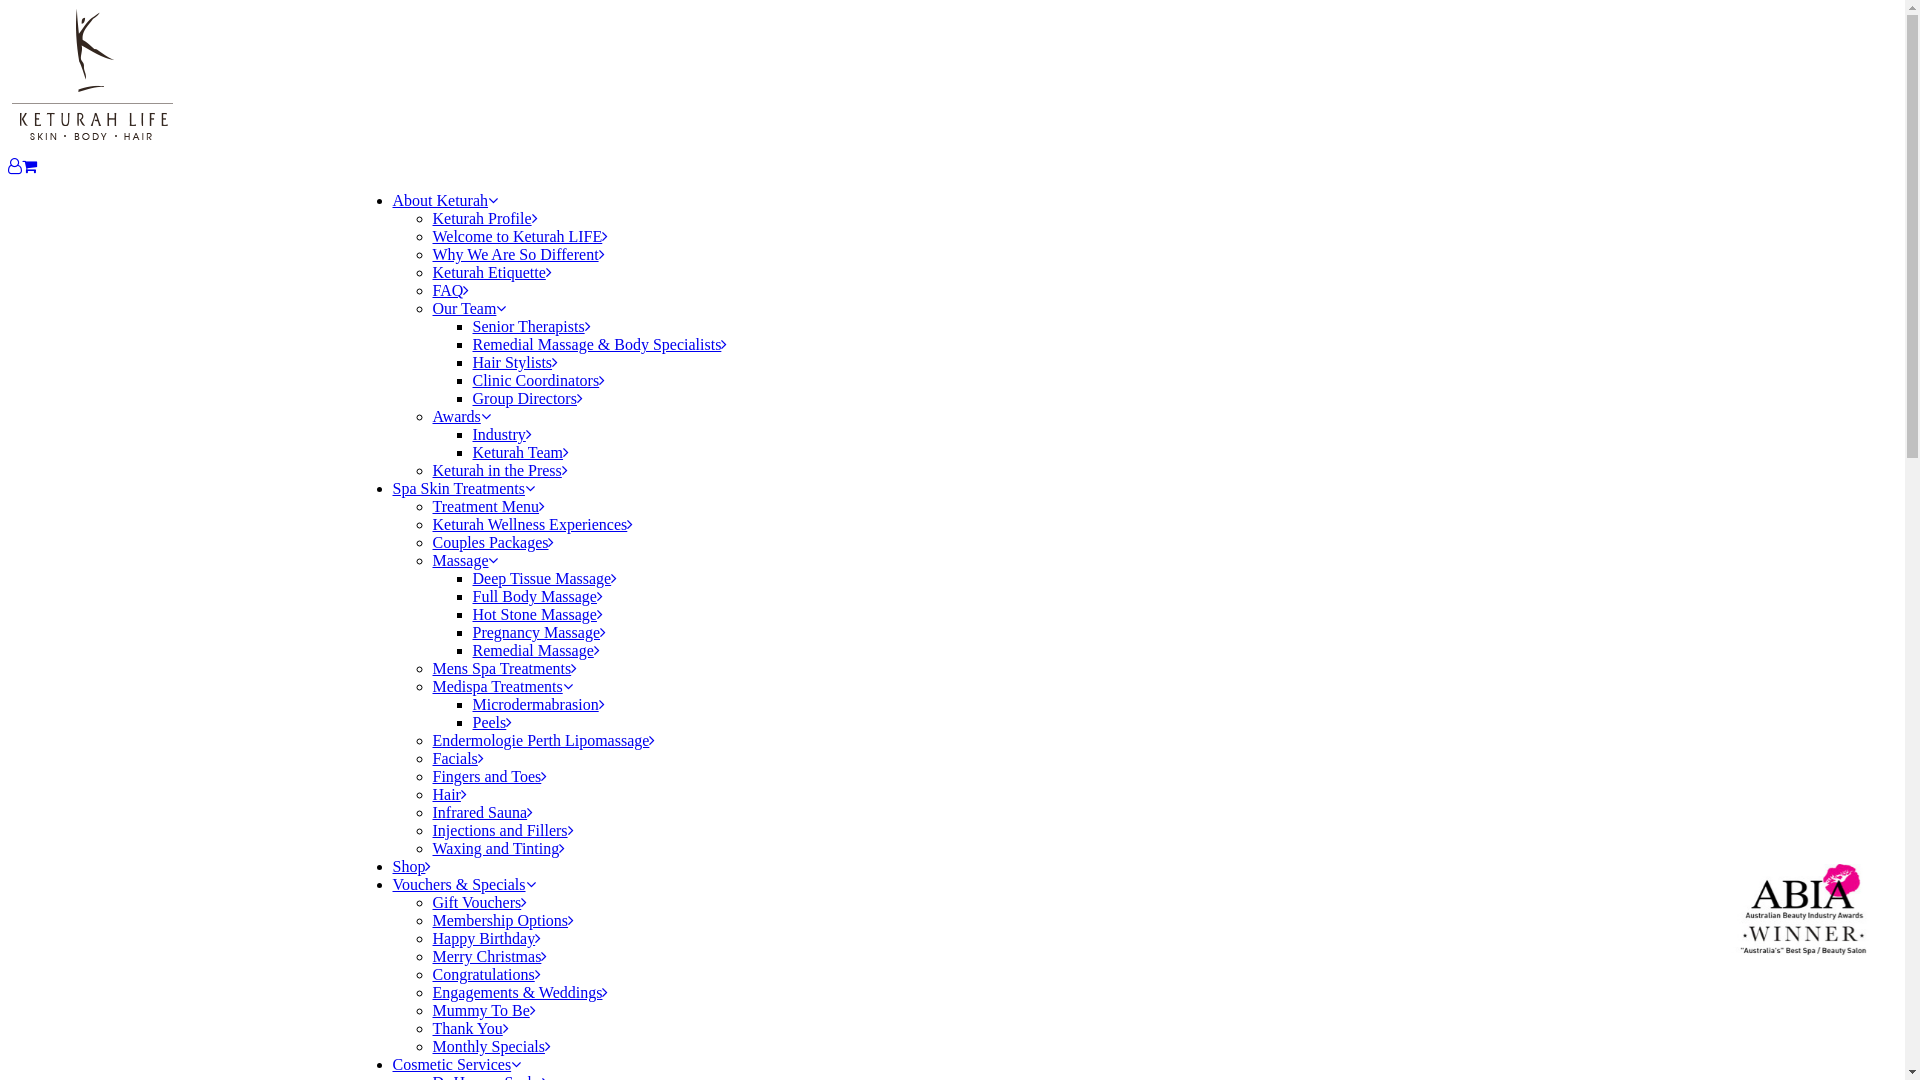 The height and width of the screenshot is (1080, 1920). Describe the element at coordinates (431, 470) in the screenshot. I see `'Keturah in the Press'` at that location.